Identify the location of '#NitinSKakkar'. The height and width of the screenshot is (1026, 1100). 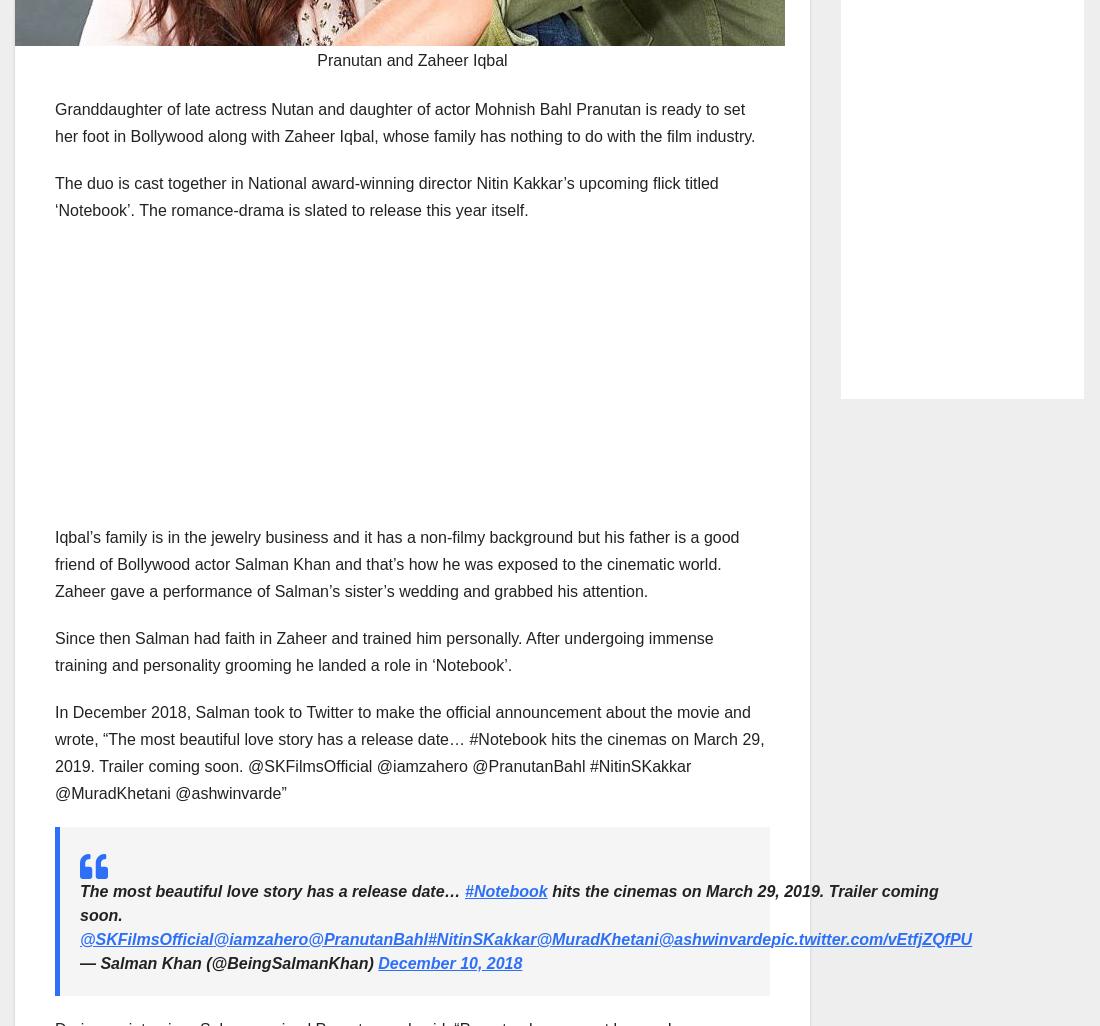
(480, 938).